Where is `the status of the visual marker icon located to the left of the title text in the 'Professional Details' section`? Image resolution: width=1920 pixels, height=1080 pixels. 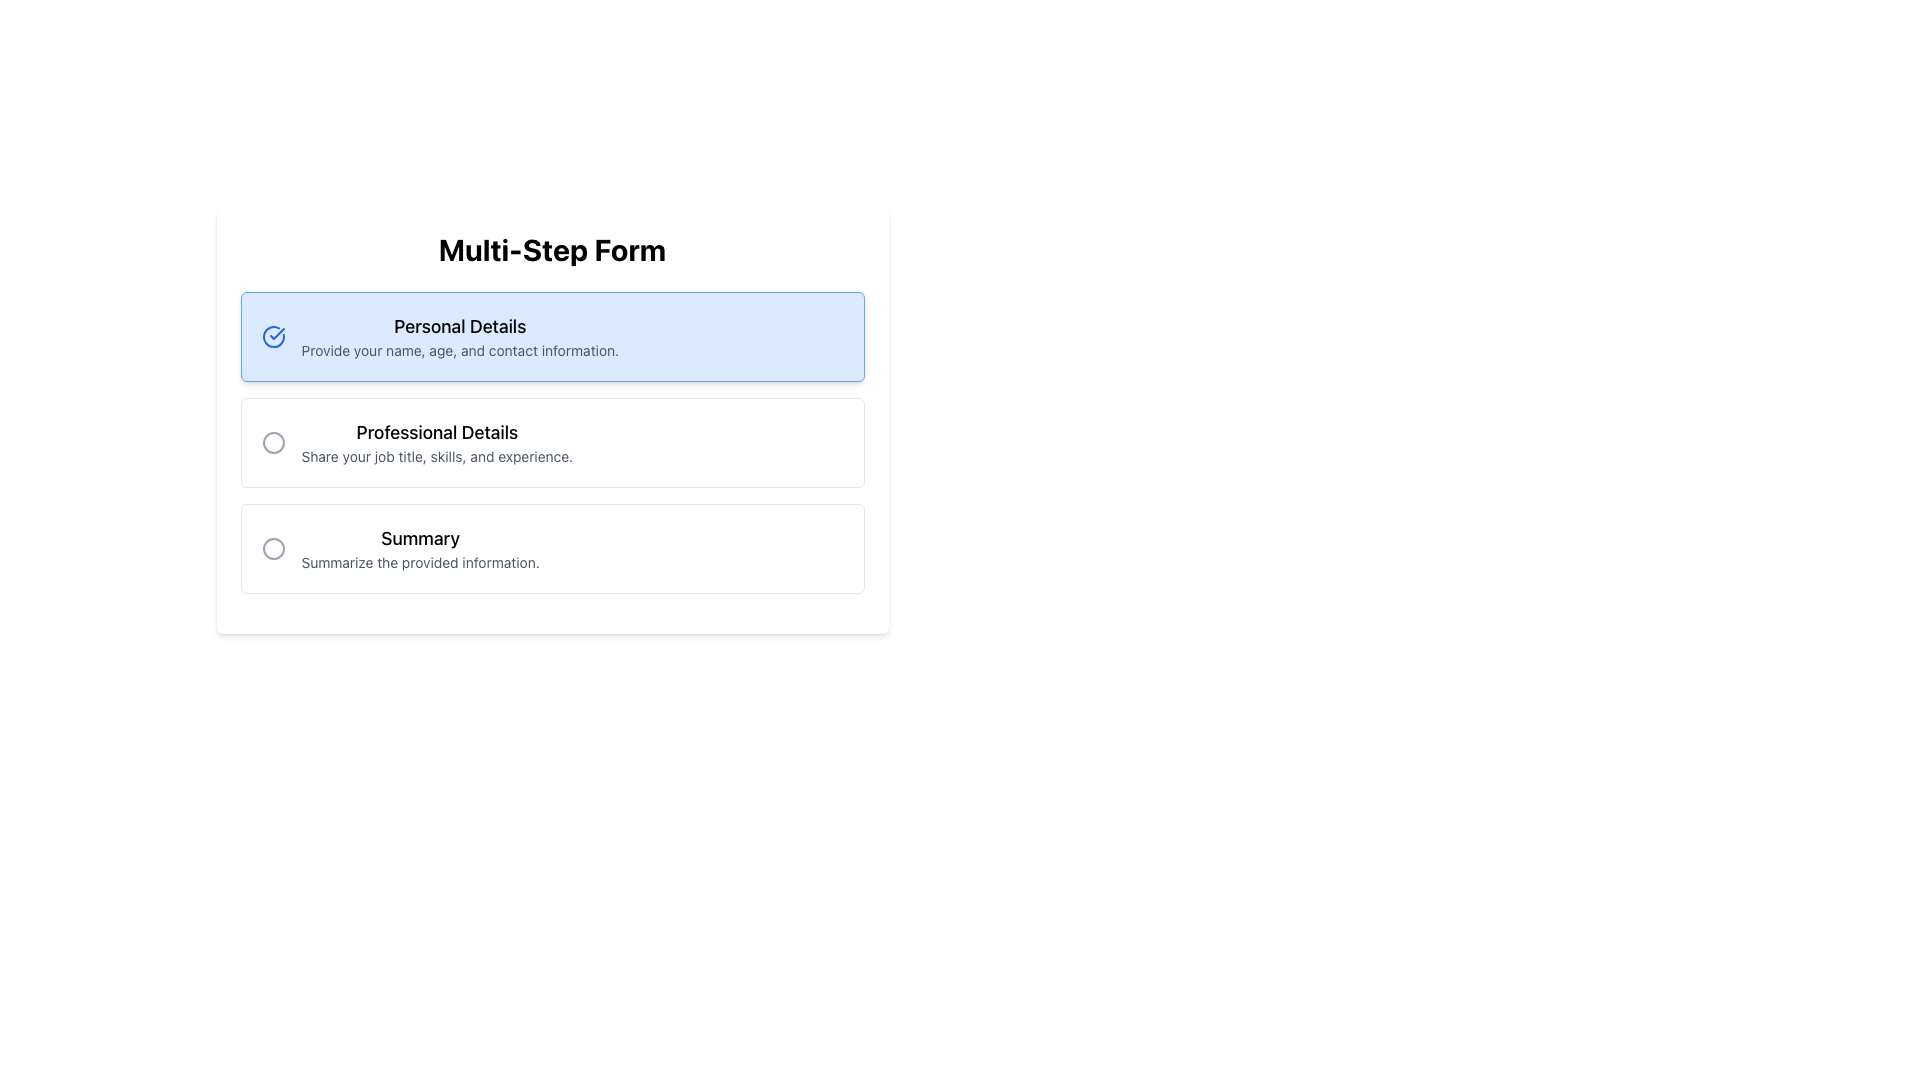 the status of the visual marker icon located to the left of the title text in the 'Professional Details' section is located at coordinates (272, 442).